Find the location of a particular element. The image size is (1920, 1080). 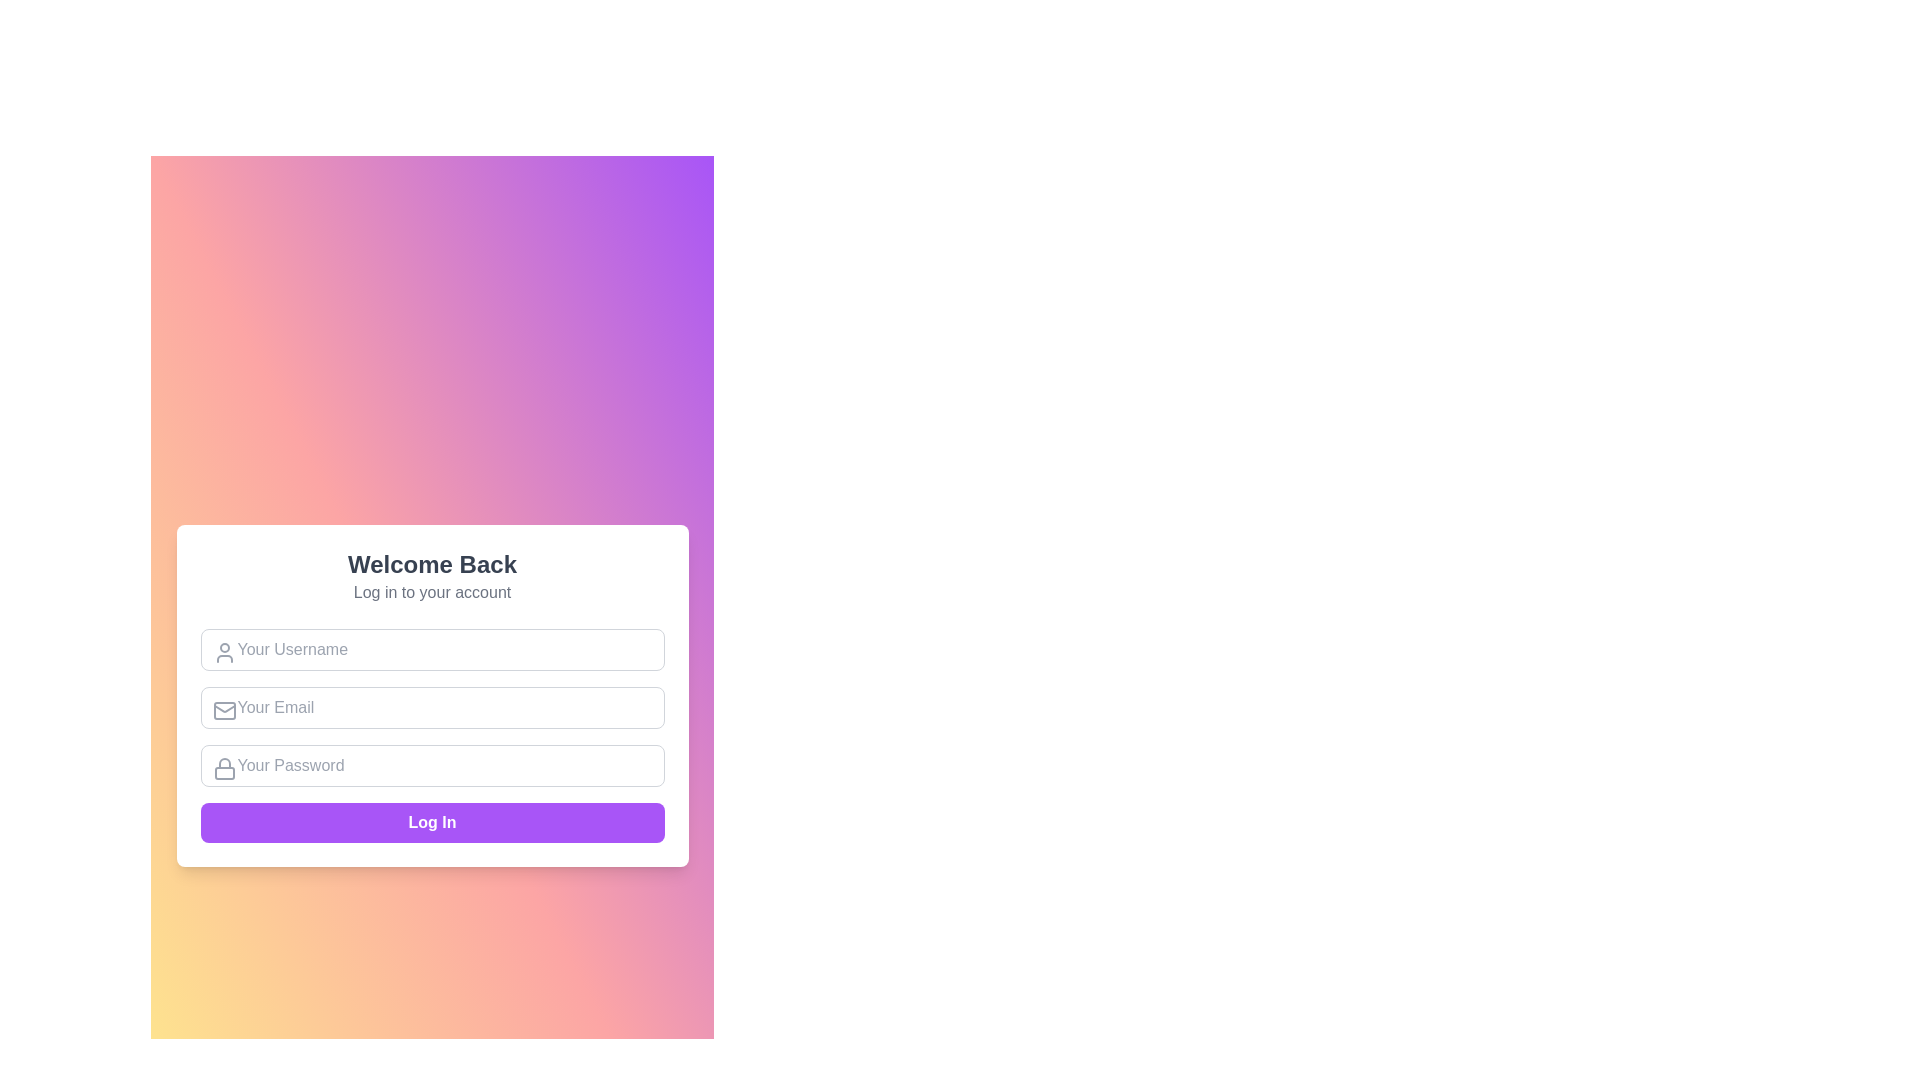

the 'Log In' button with a purple background and white text, located beneath the 'Your Password' input field in the login form is located at coordinates (431, 822).